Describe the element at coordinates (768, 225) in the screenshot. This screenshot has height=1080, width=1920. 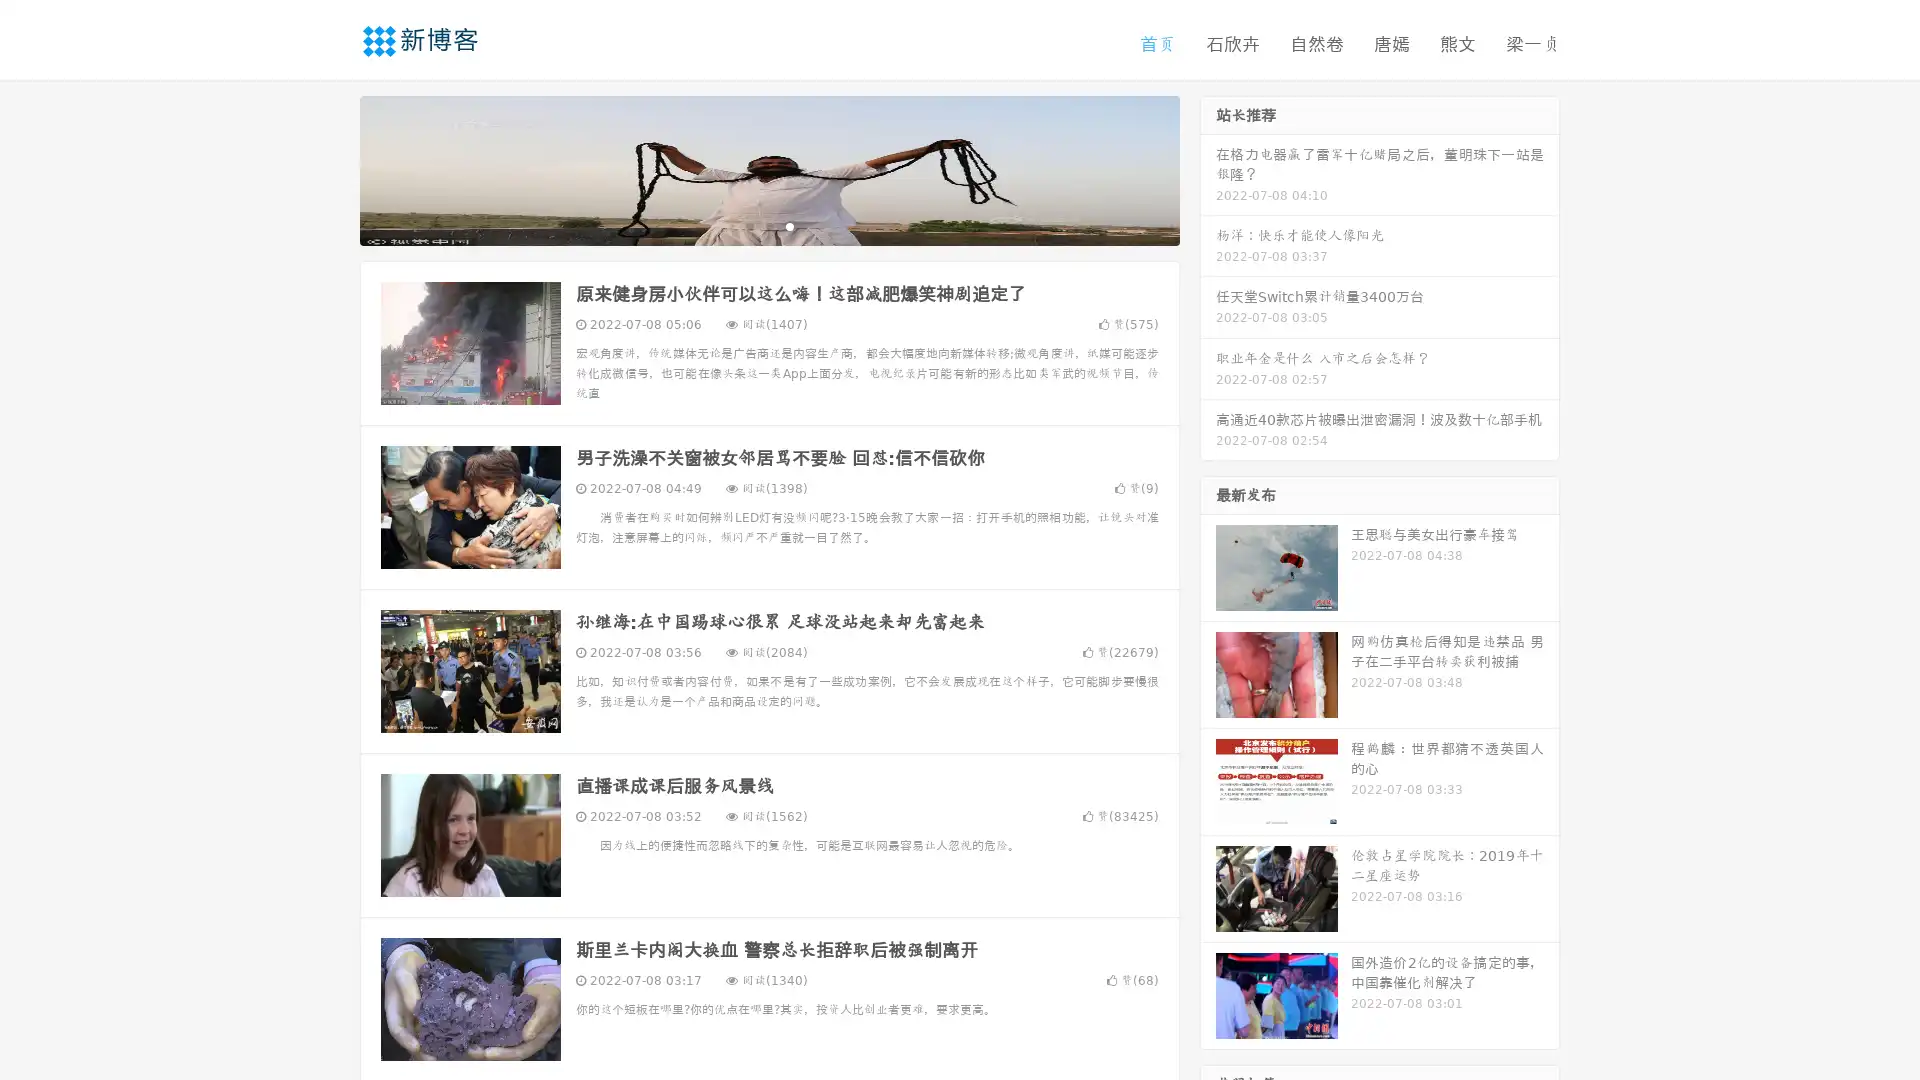
I see `Go to slide 2` at that location.